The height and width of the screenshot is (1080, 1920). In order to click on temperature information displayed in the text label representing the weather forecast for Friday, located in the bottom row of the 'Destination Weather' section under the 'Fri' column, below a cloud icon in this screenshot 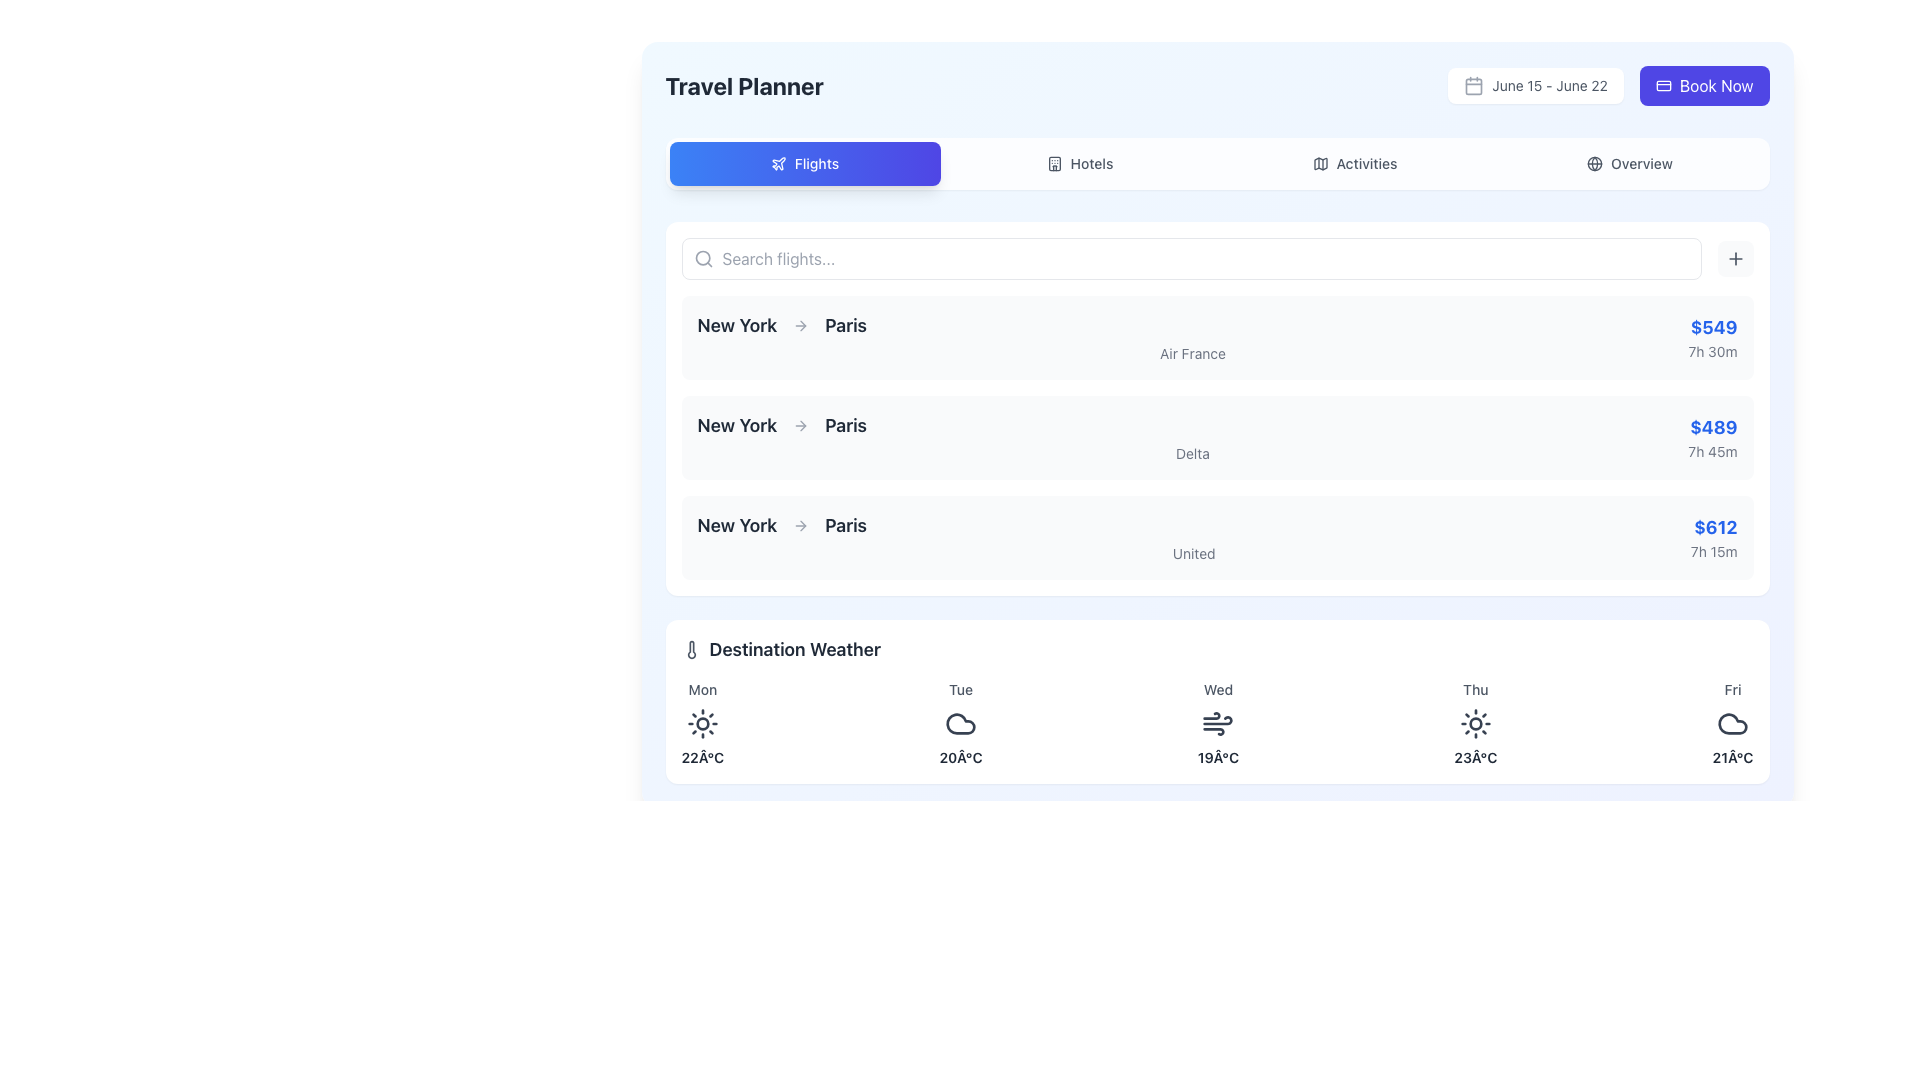, I will do `click(1731, 758)`.